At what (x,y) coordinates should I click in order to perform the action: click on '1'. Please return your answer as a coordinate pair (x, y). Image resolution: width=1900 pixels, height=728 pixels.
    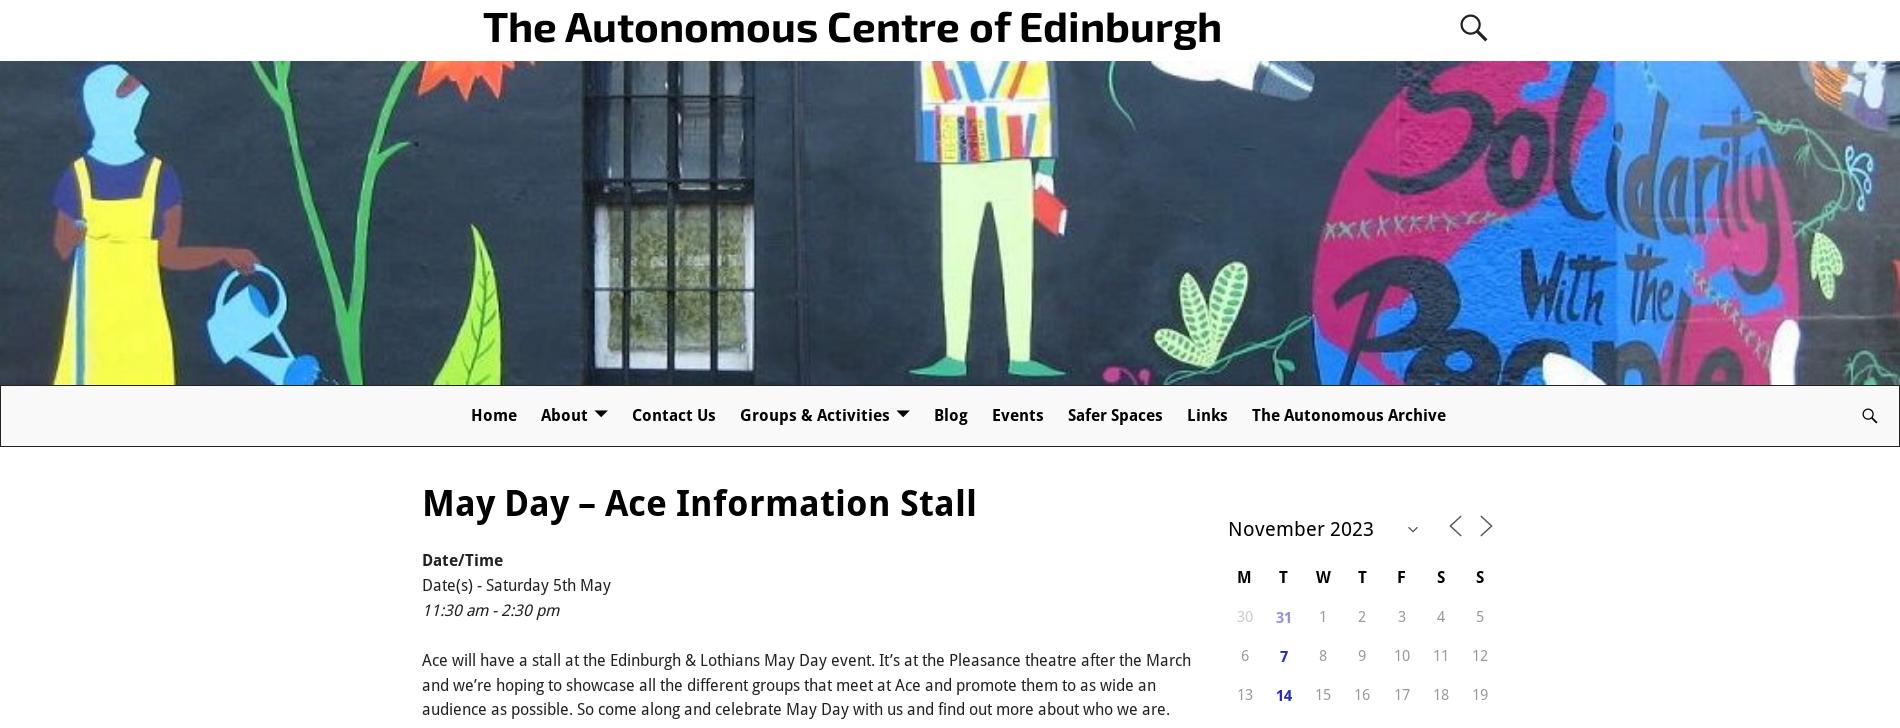
    Looking at the image, I should click on (1321, 616).